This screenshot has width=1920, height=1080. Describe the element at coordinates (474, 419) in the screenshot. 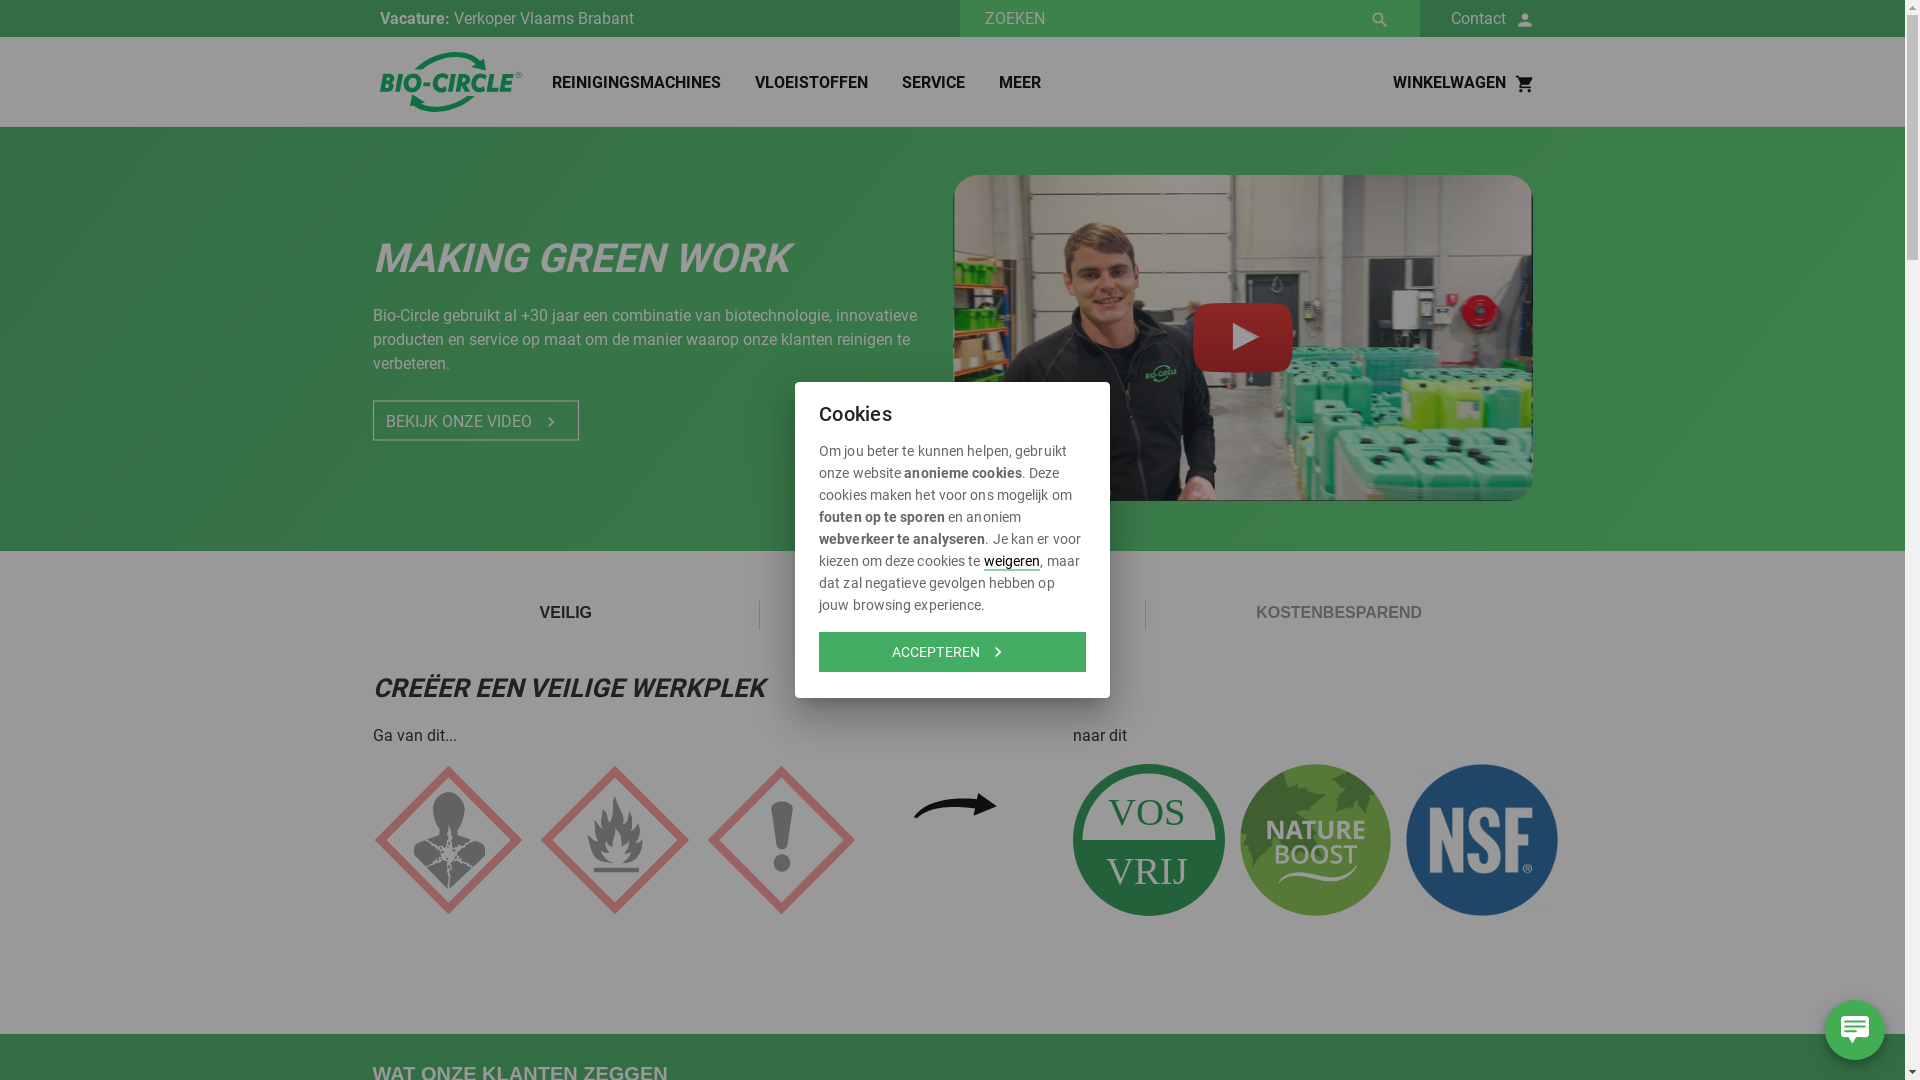

I see `'BEKIJK ONZE VIDEO chevron_right'` at that location.